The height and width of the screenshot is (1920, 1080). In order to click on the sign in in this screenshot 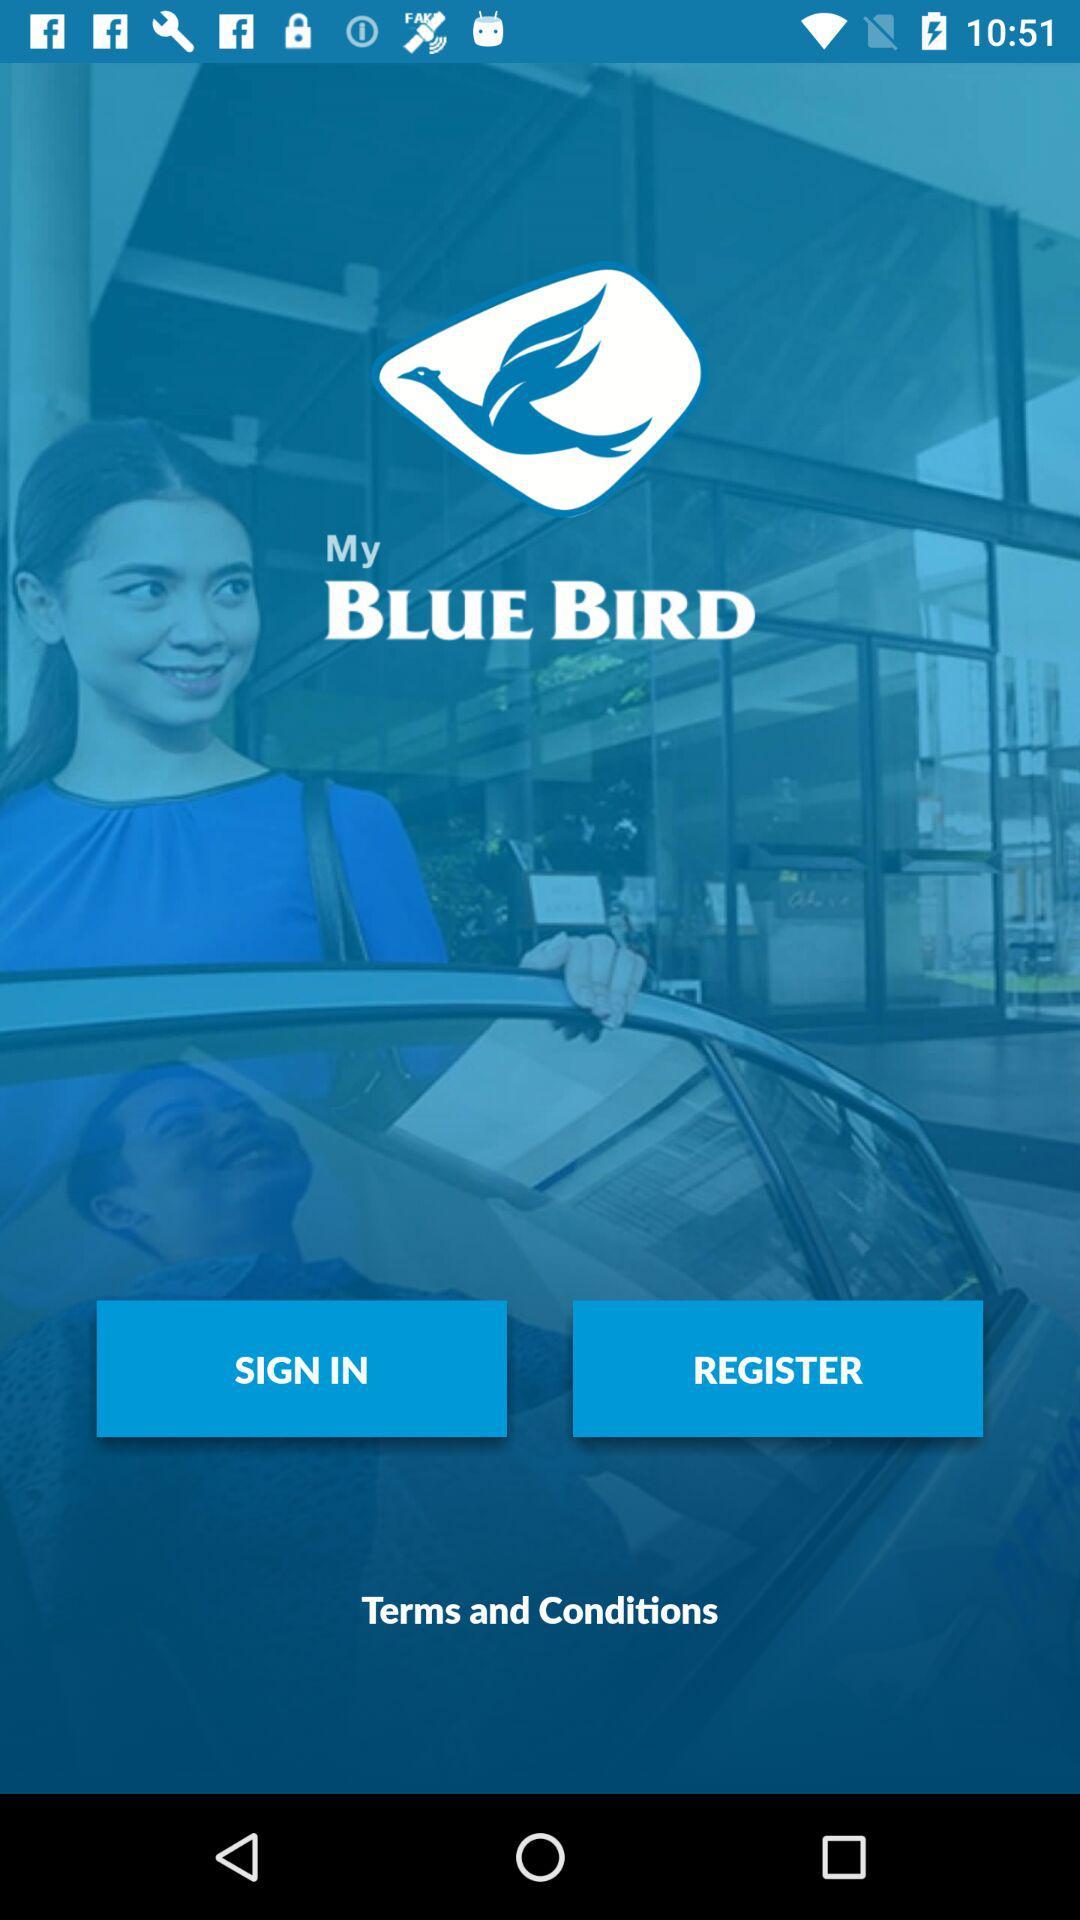, I will do `click(301, 1367)`.